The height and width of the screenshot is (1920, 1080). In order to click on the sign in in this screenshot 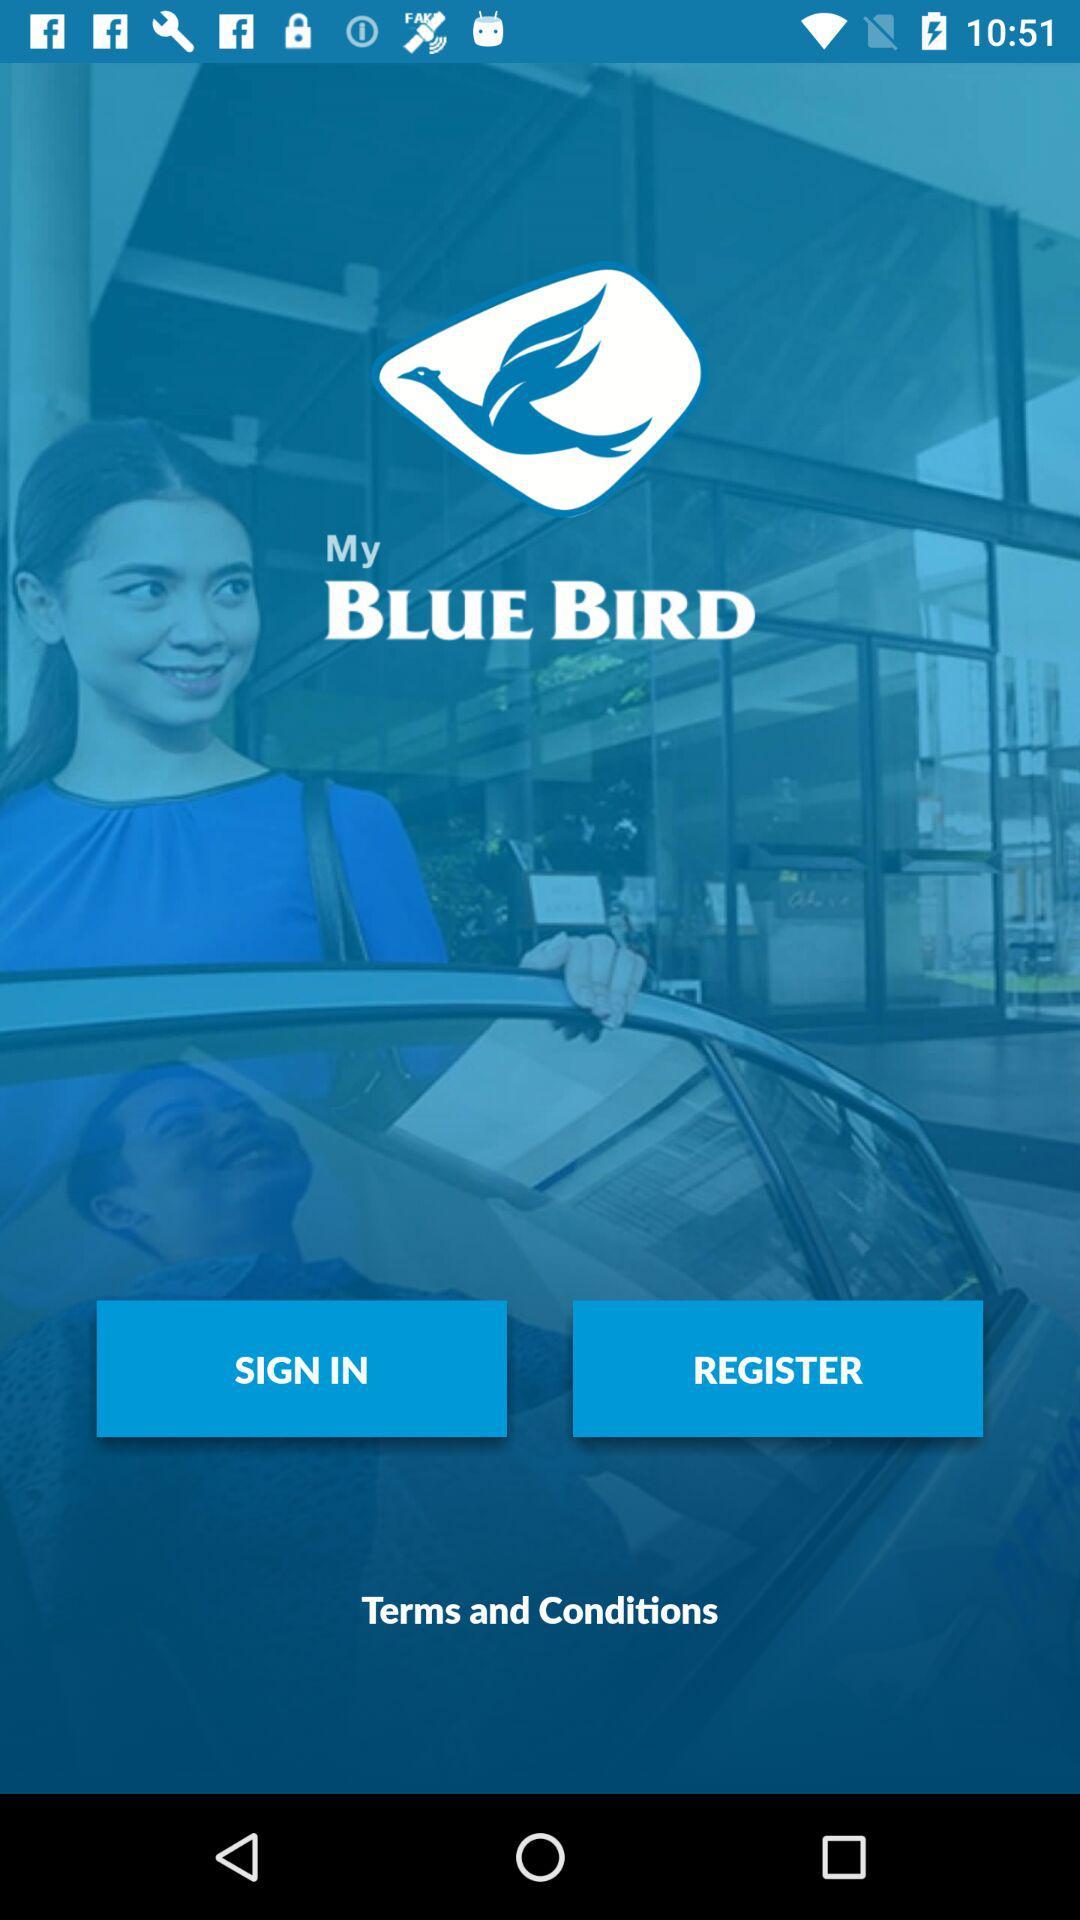, I will do `click(301, 1367)`.